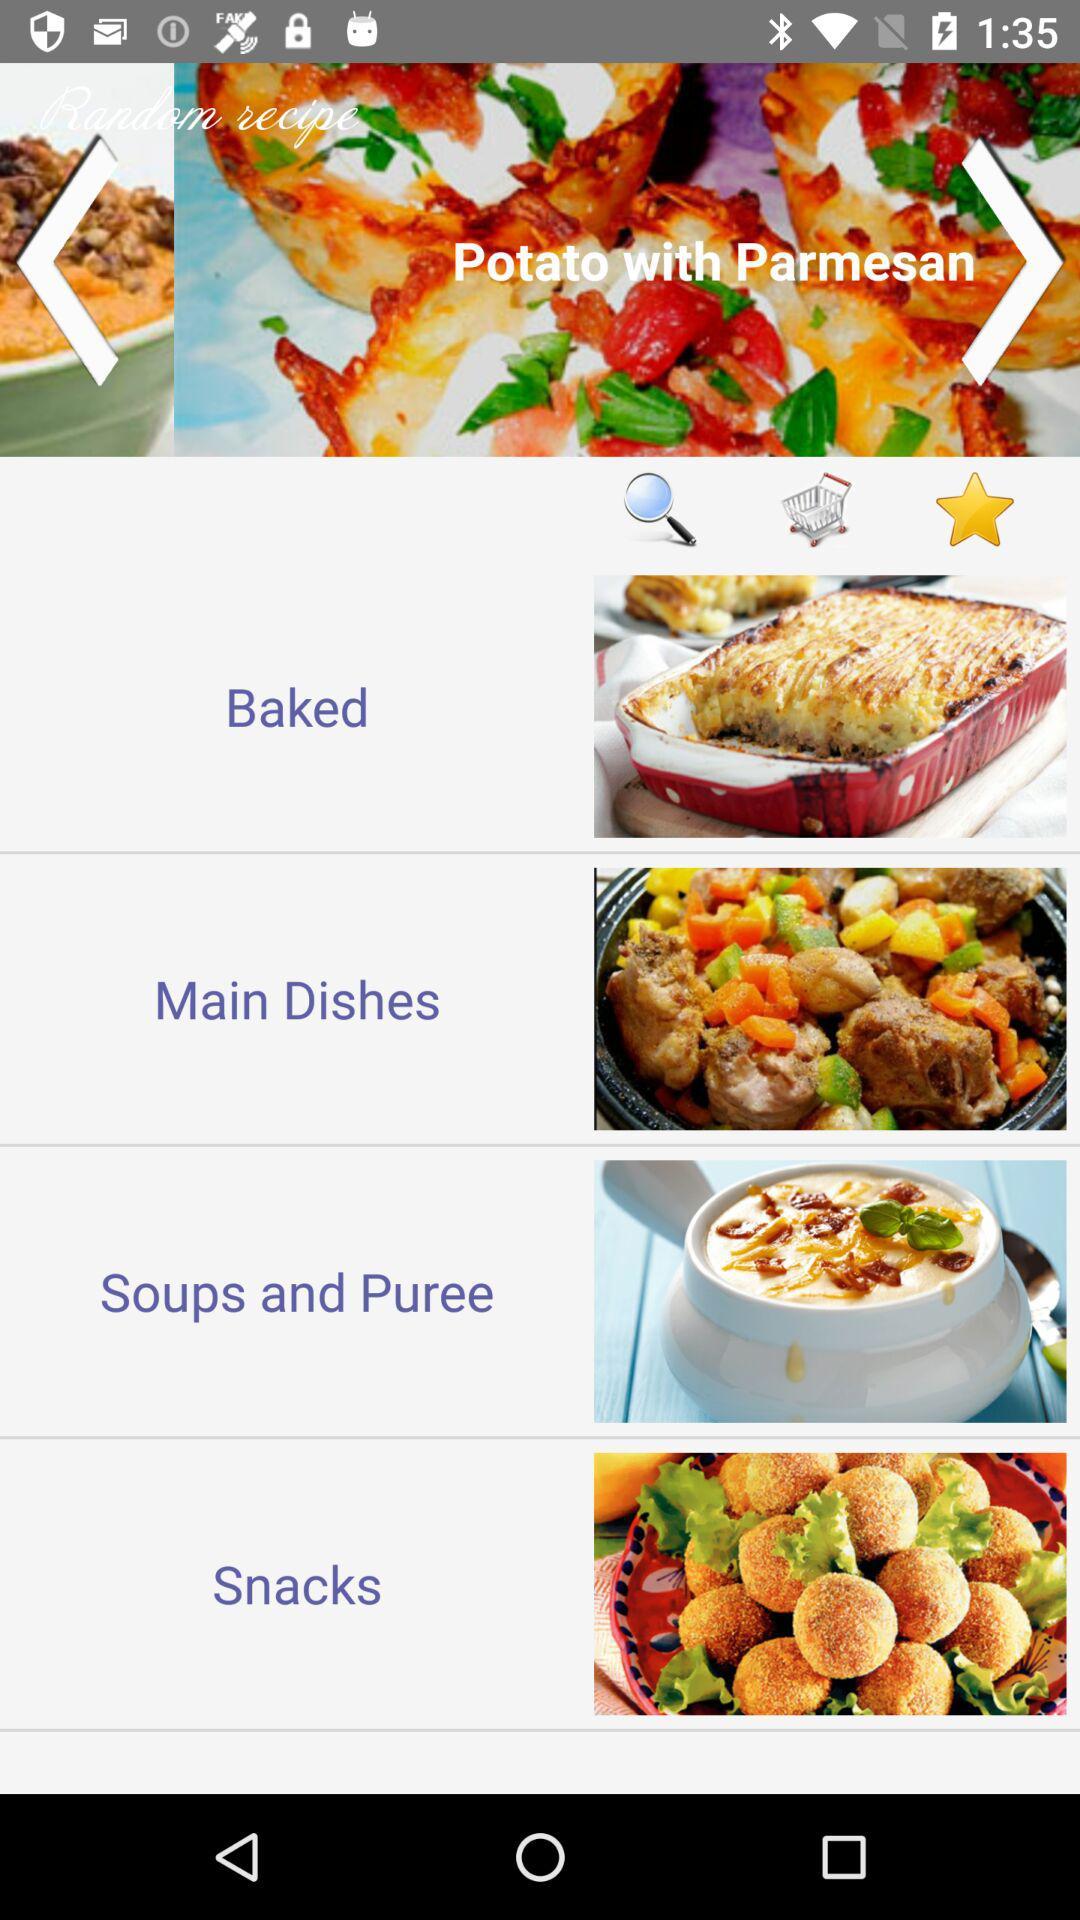 The width and height of the screenshot is (1080, 1920). What do you see at coordinates (817, 509) in the screenshot?
I see `open shopping cart` at bounding box center [817, 509].